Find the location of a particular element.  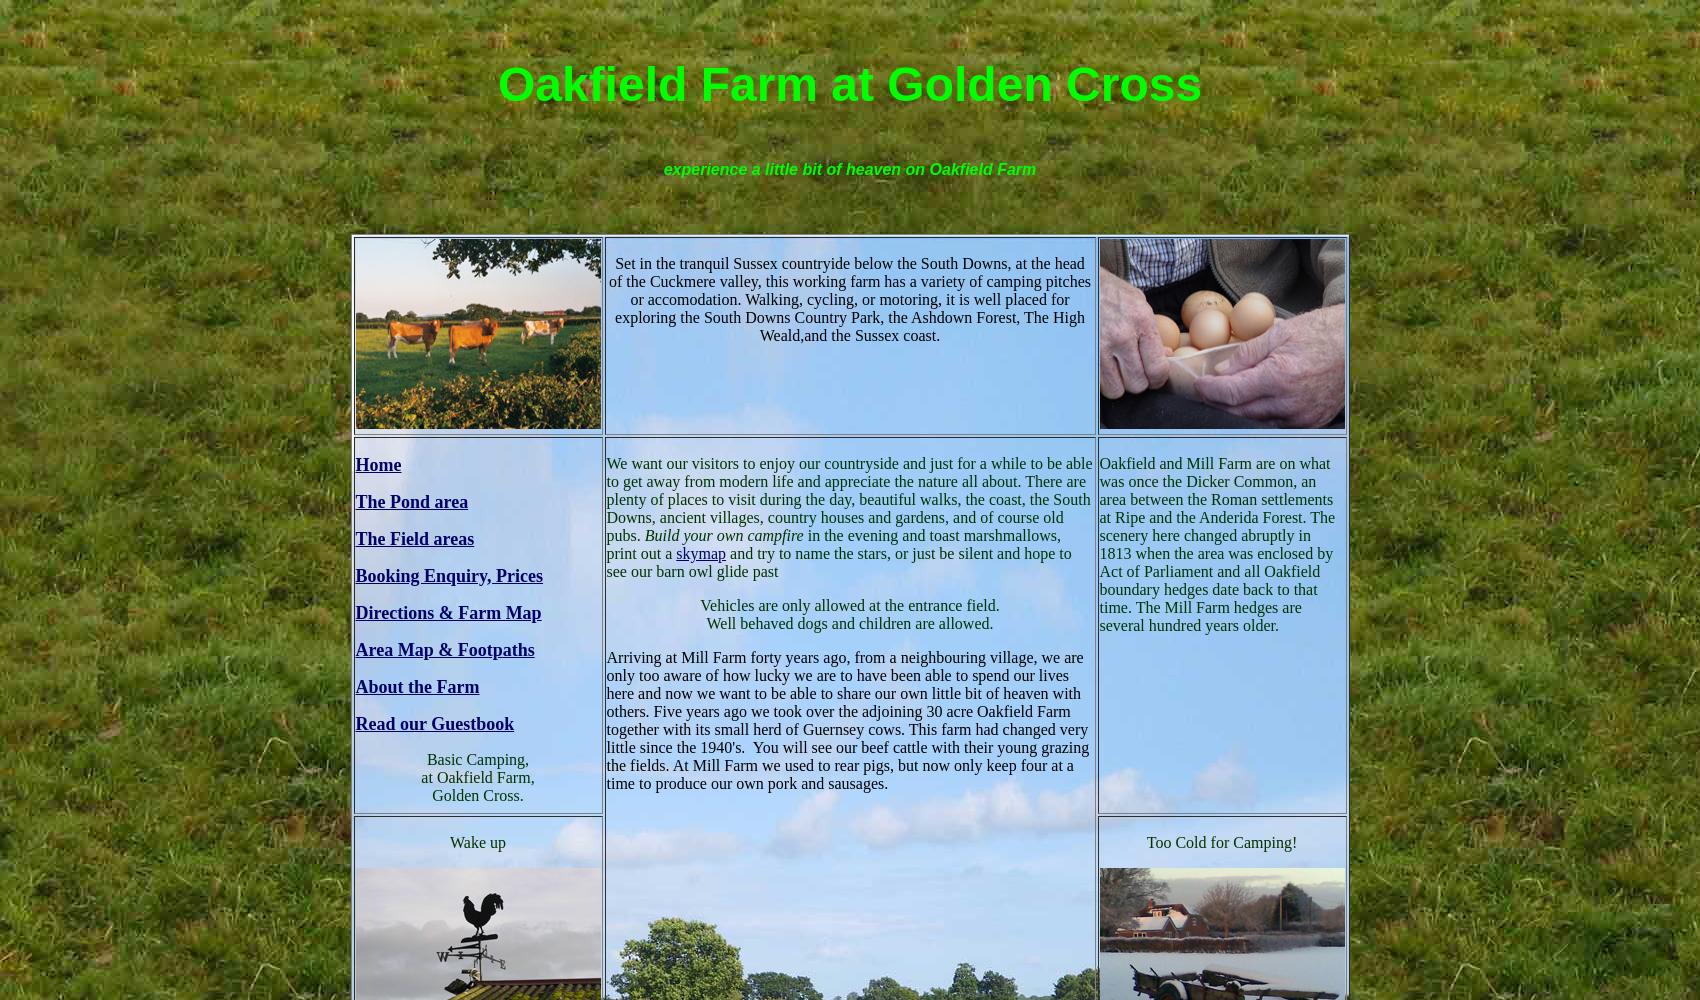

'in the evening and toast marshmallows, print out a' is located at coordinates (832, 543).